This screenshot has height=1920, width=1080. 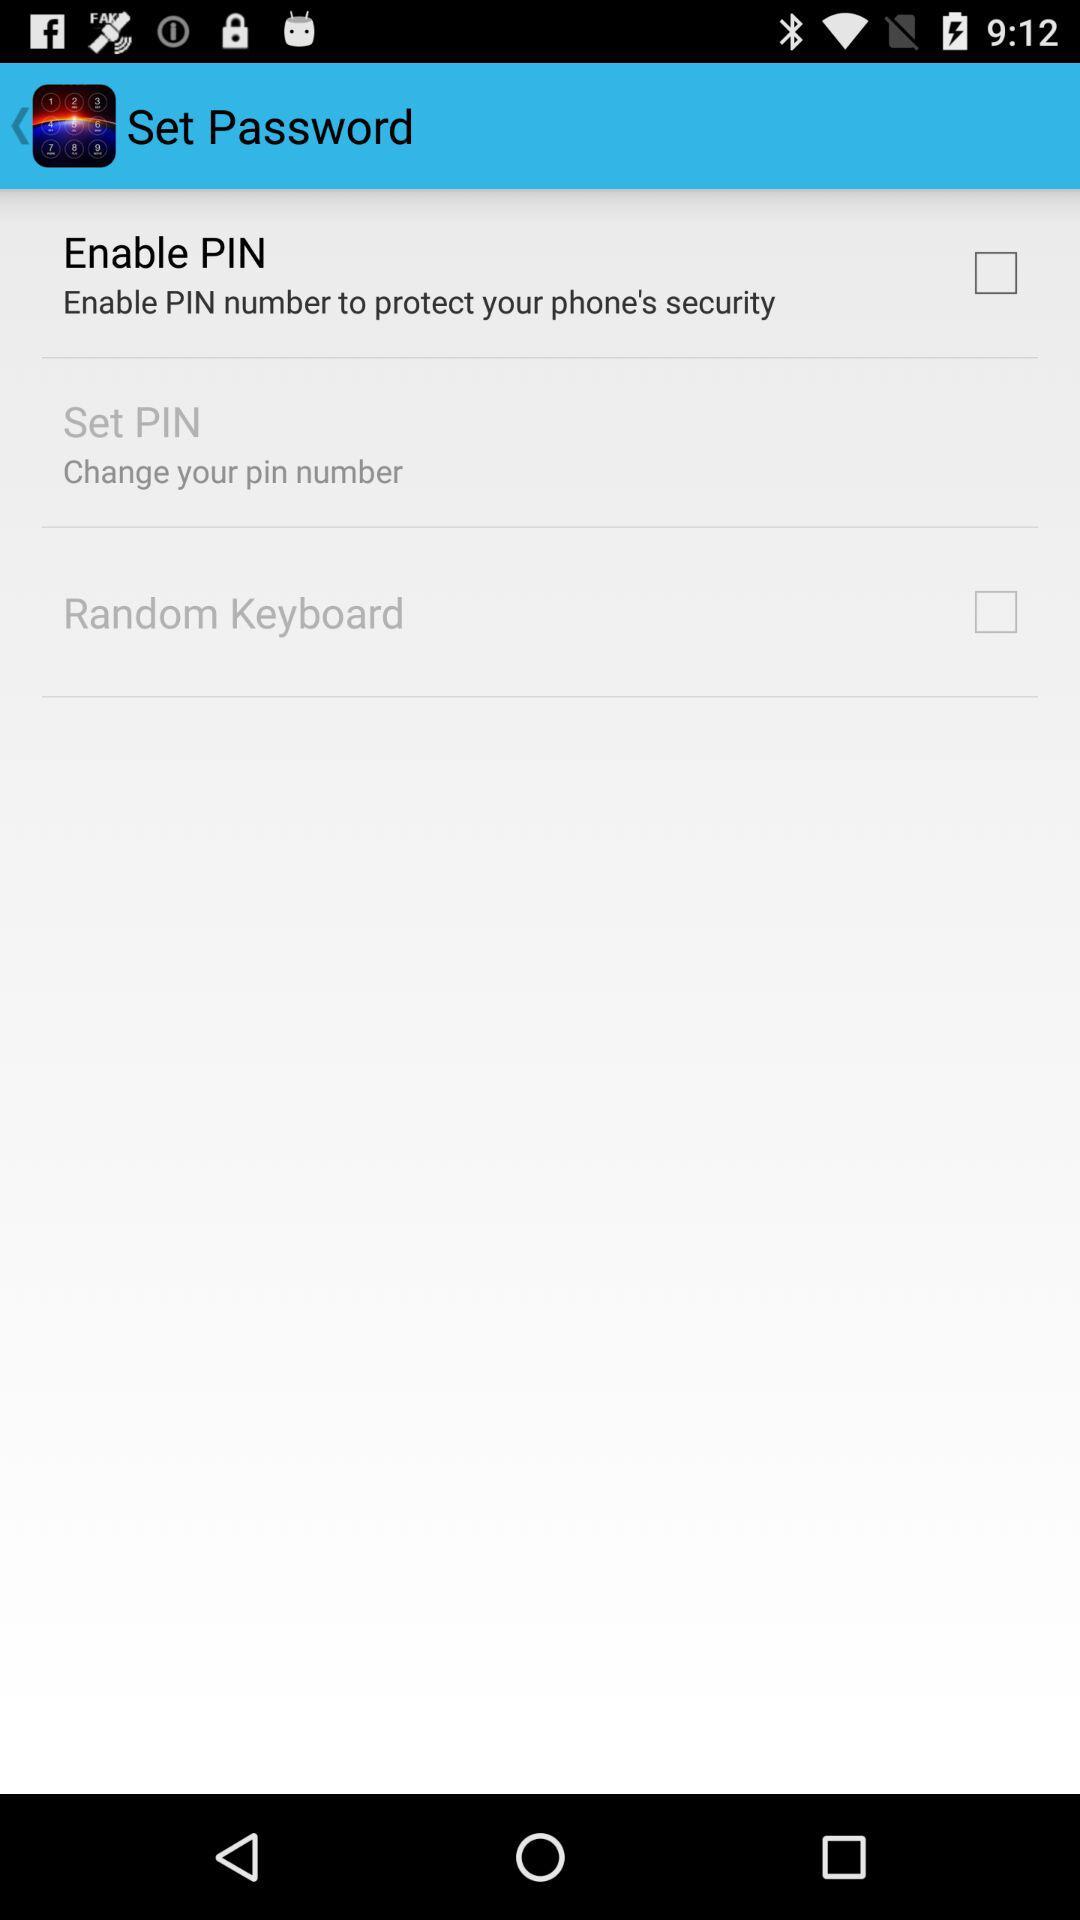 What do you see at coordinates (132, 419) in the screenshot?
I see `the set pin` at bounding box center [132, 419].